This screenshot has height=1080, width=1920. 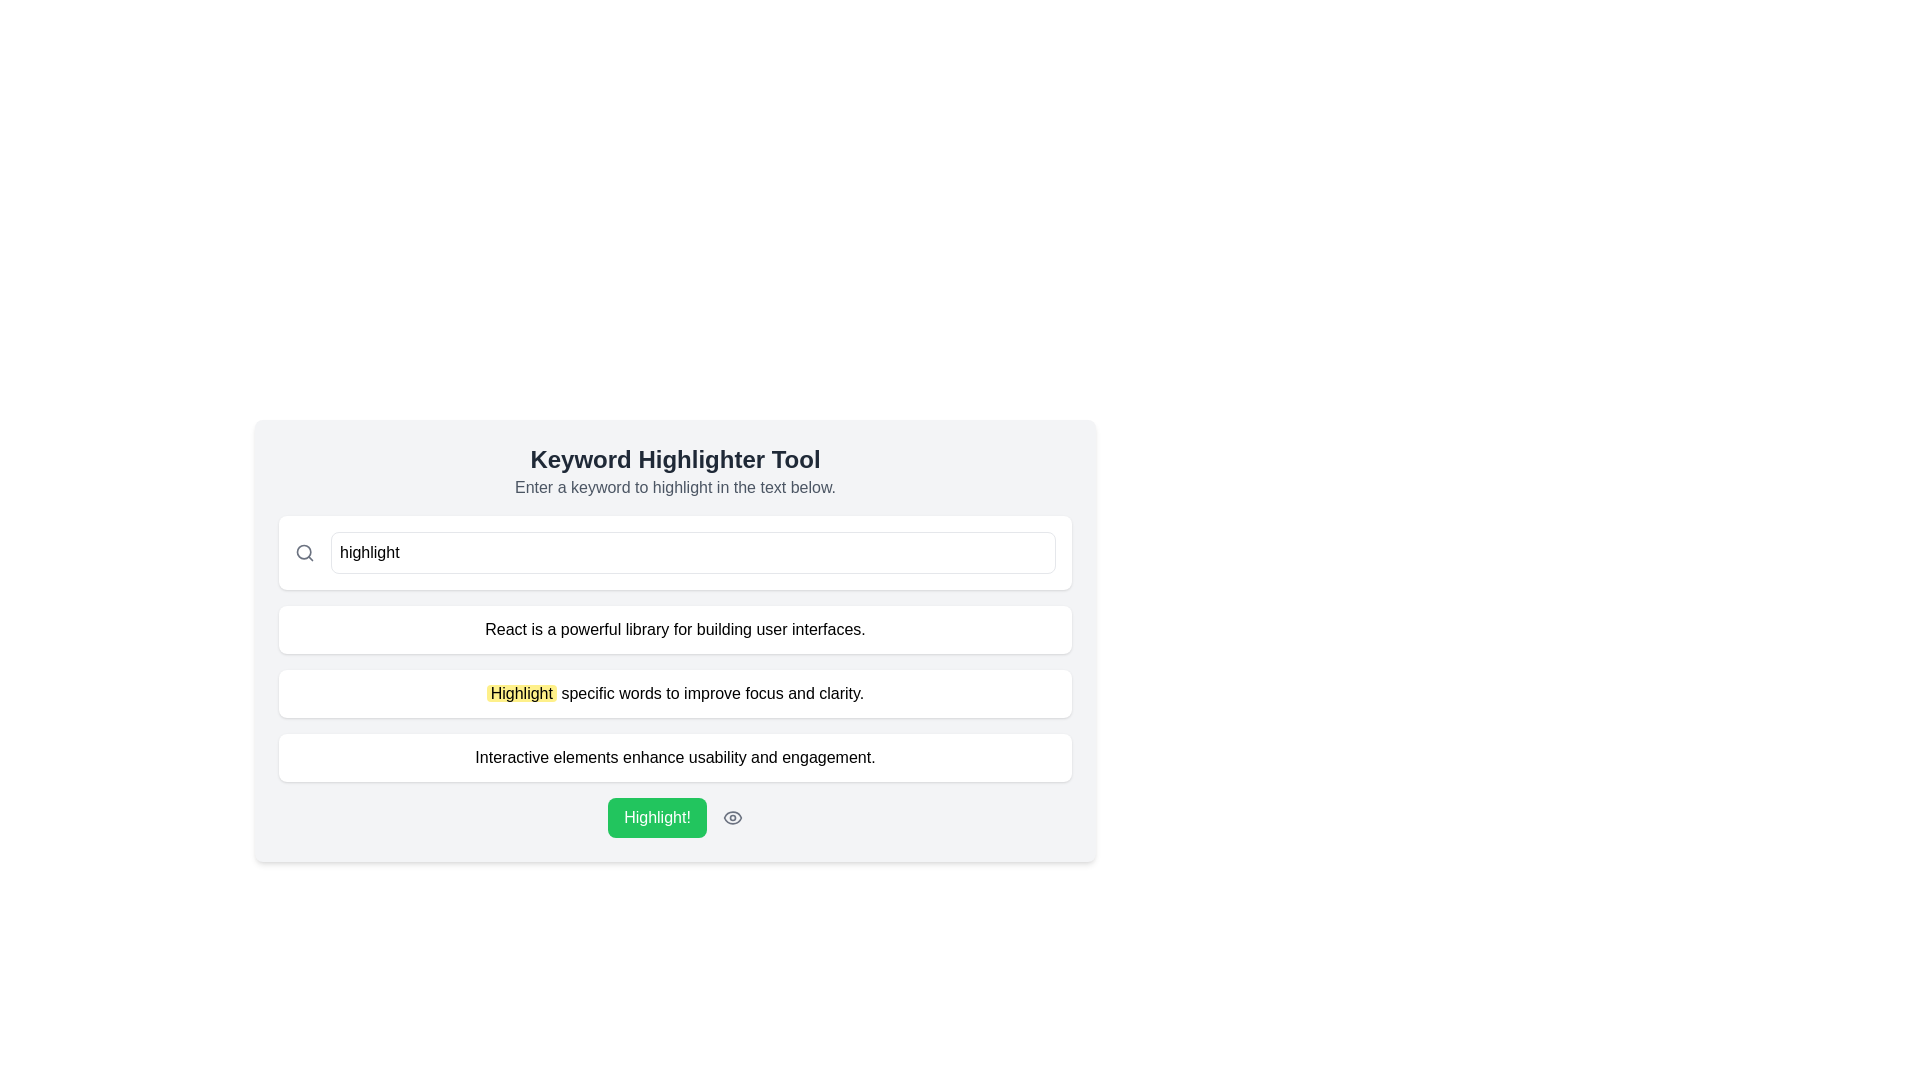 I want to click on the gray magnifying glass icon located on the left side of the 'Type a word, so click(x=304, y=552).